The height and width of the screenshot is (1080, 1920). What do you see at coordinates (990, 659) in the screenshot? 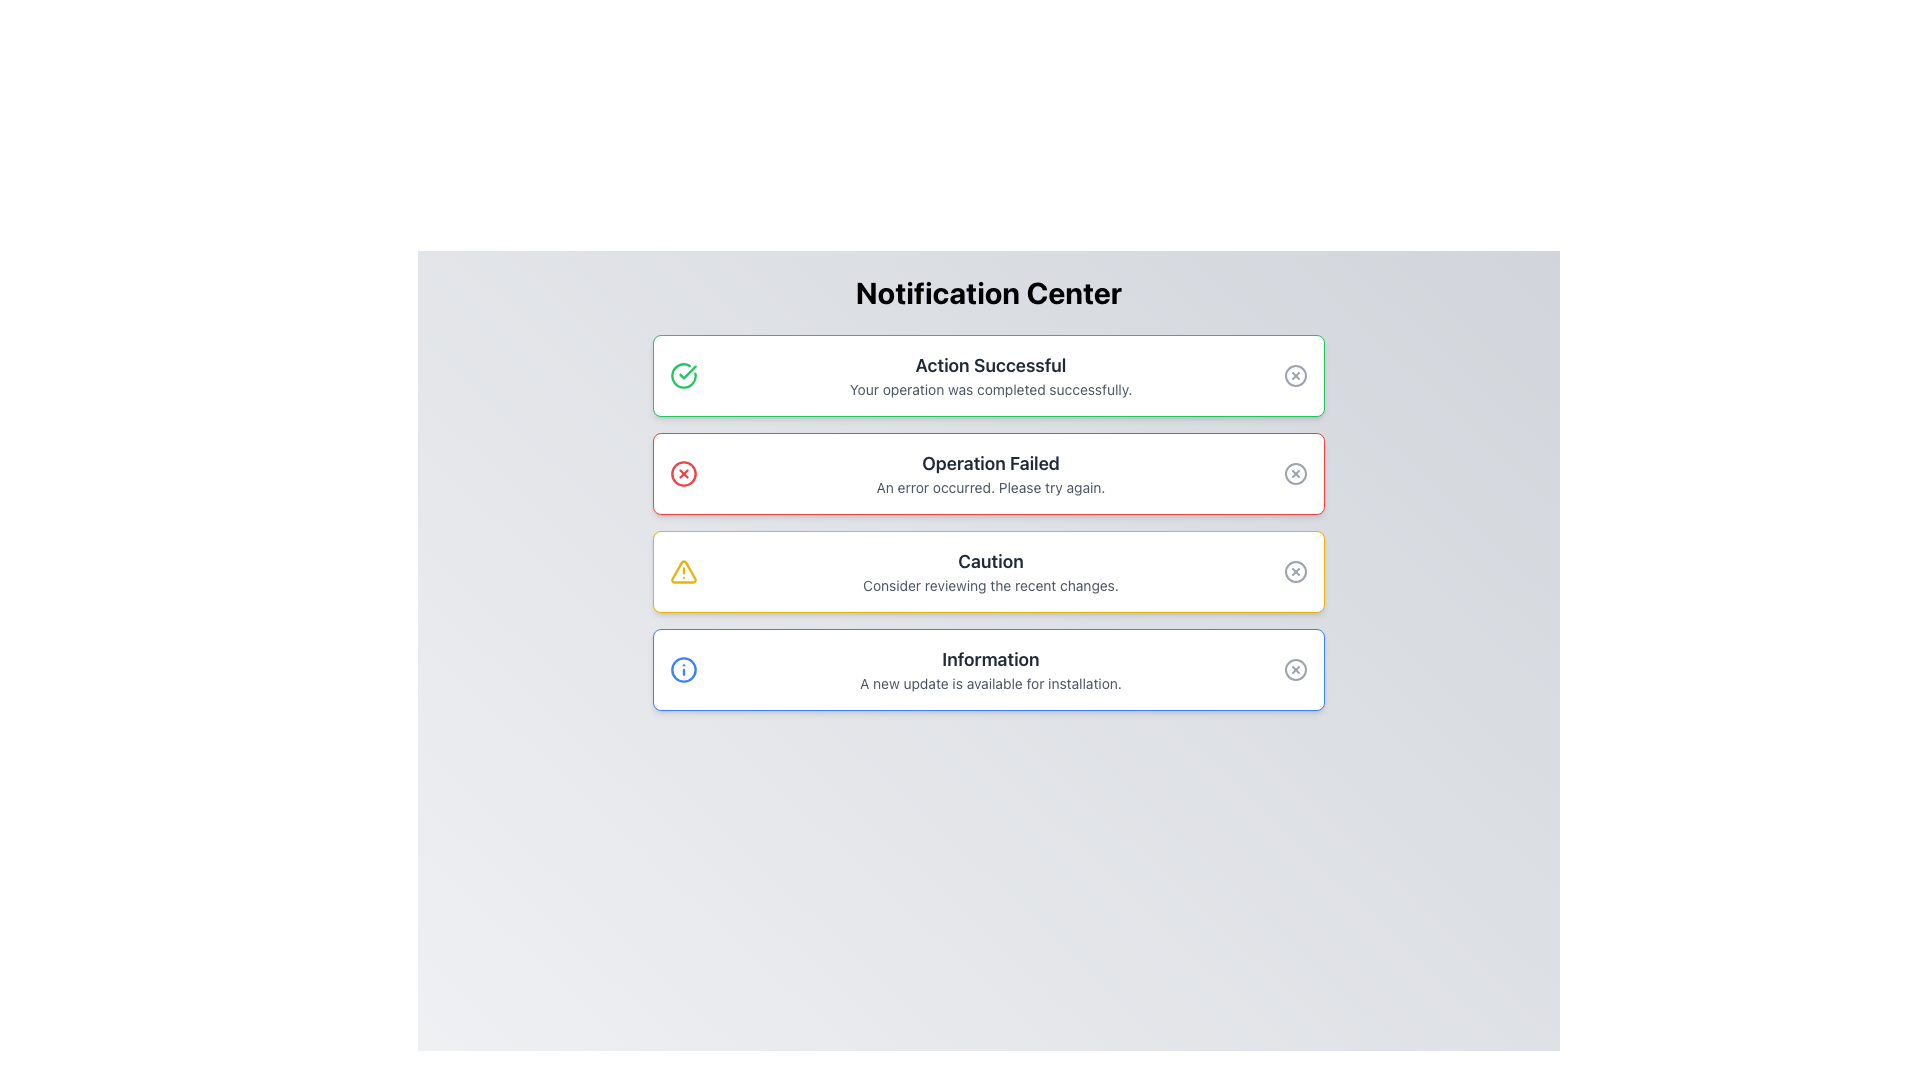
I see `the header text located at the top of the last notification box, which is styled with a blue border and summarizes the type of notification` at bounding box center [990, 659].